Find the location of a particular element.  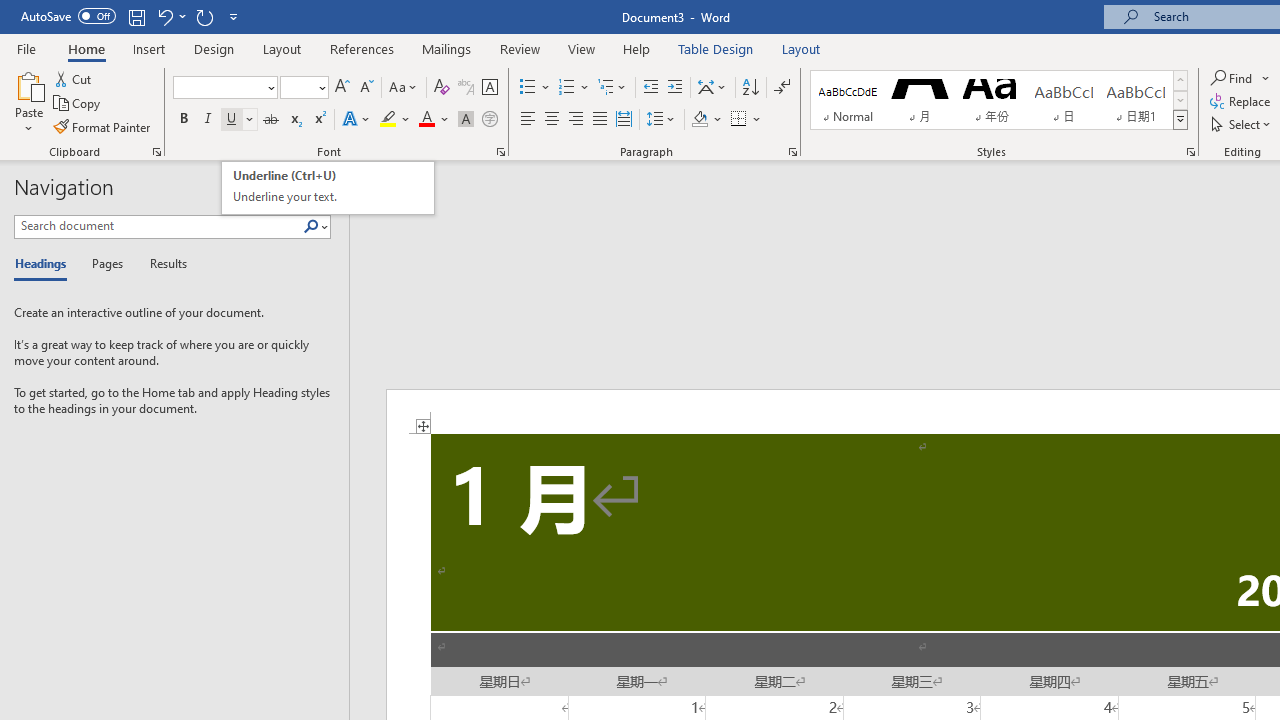

'Copy' is located at coordinates (78, 103).